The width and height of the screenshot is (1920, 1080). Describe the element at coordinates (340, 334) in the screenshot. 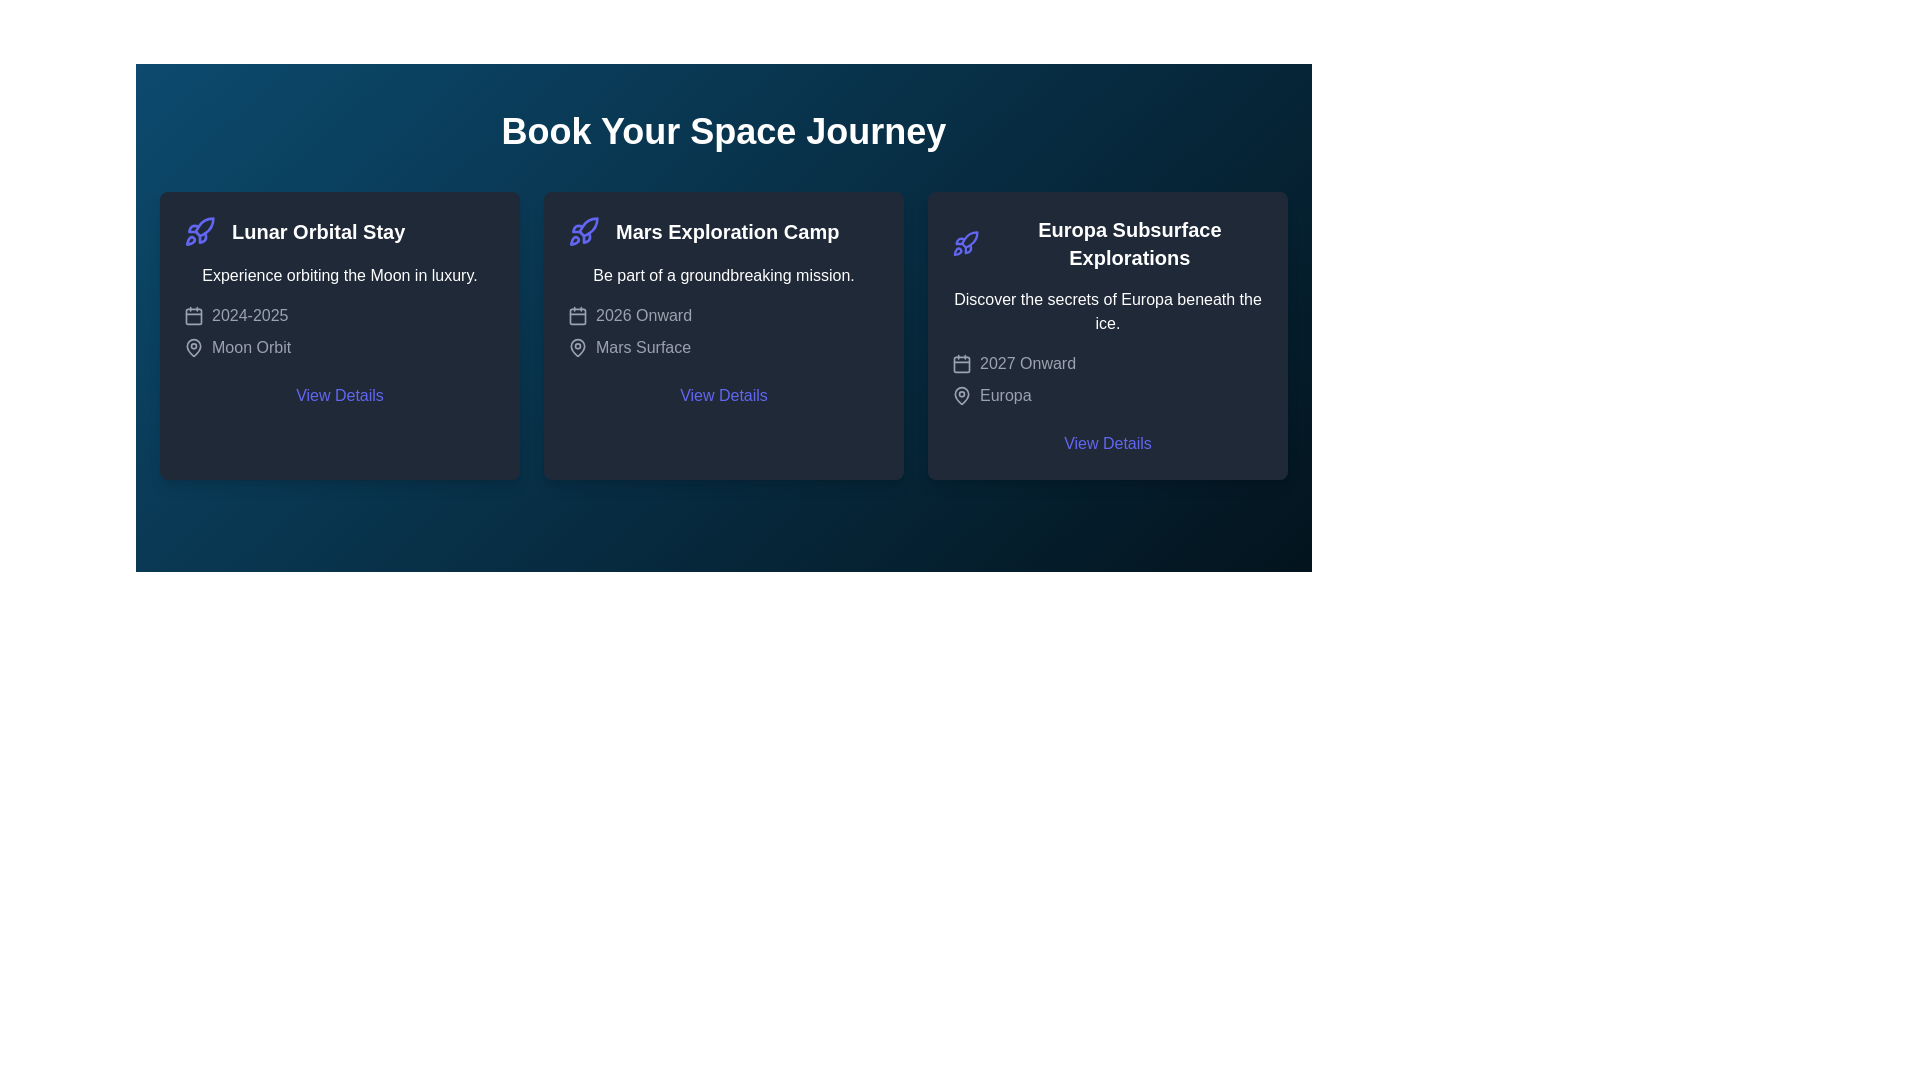

I see `the first card UI component that provides information about 'Lunar Orbital Stay', located in the leftmost segment of the row` at that location.